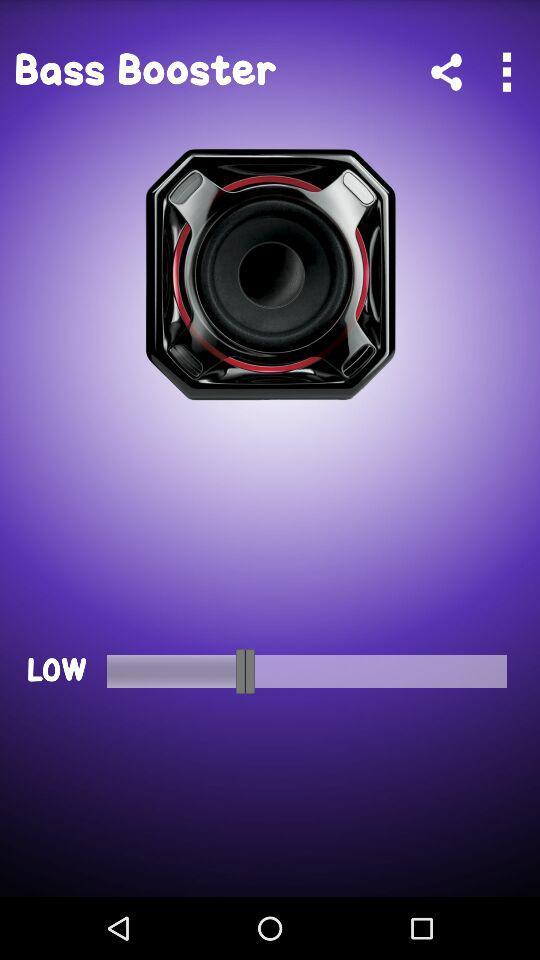 The image size is (540, 960). Describe the element at coordinates (446, 72) in the screenshot. I see `the app next to the bass booster app` at that location.